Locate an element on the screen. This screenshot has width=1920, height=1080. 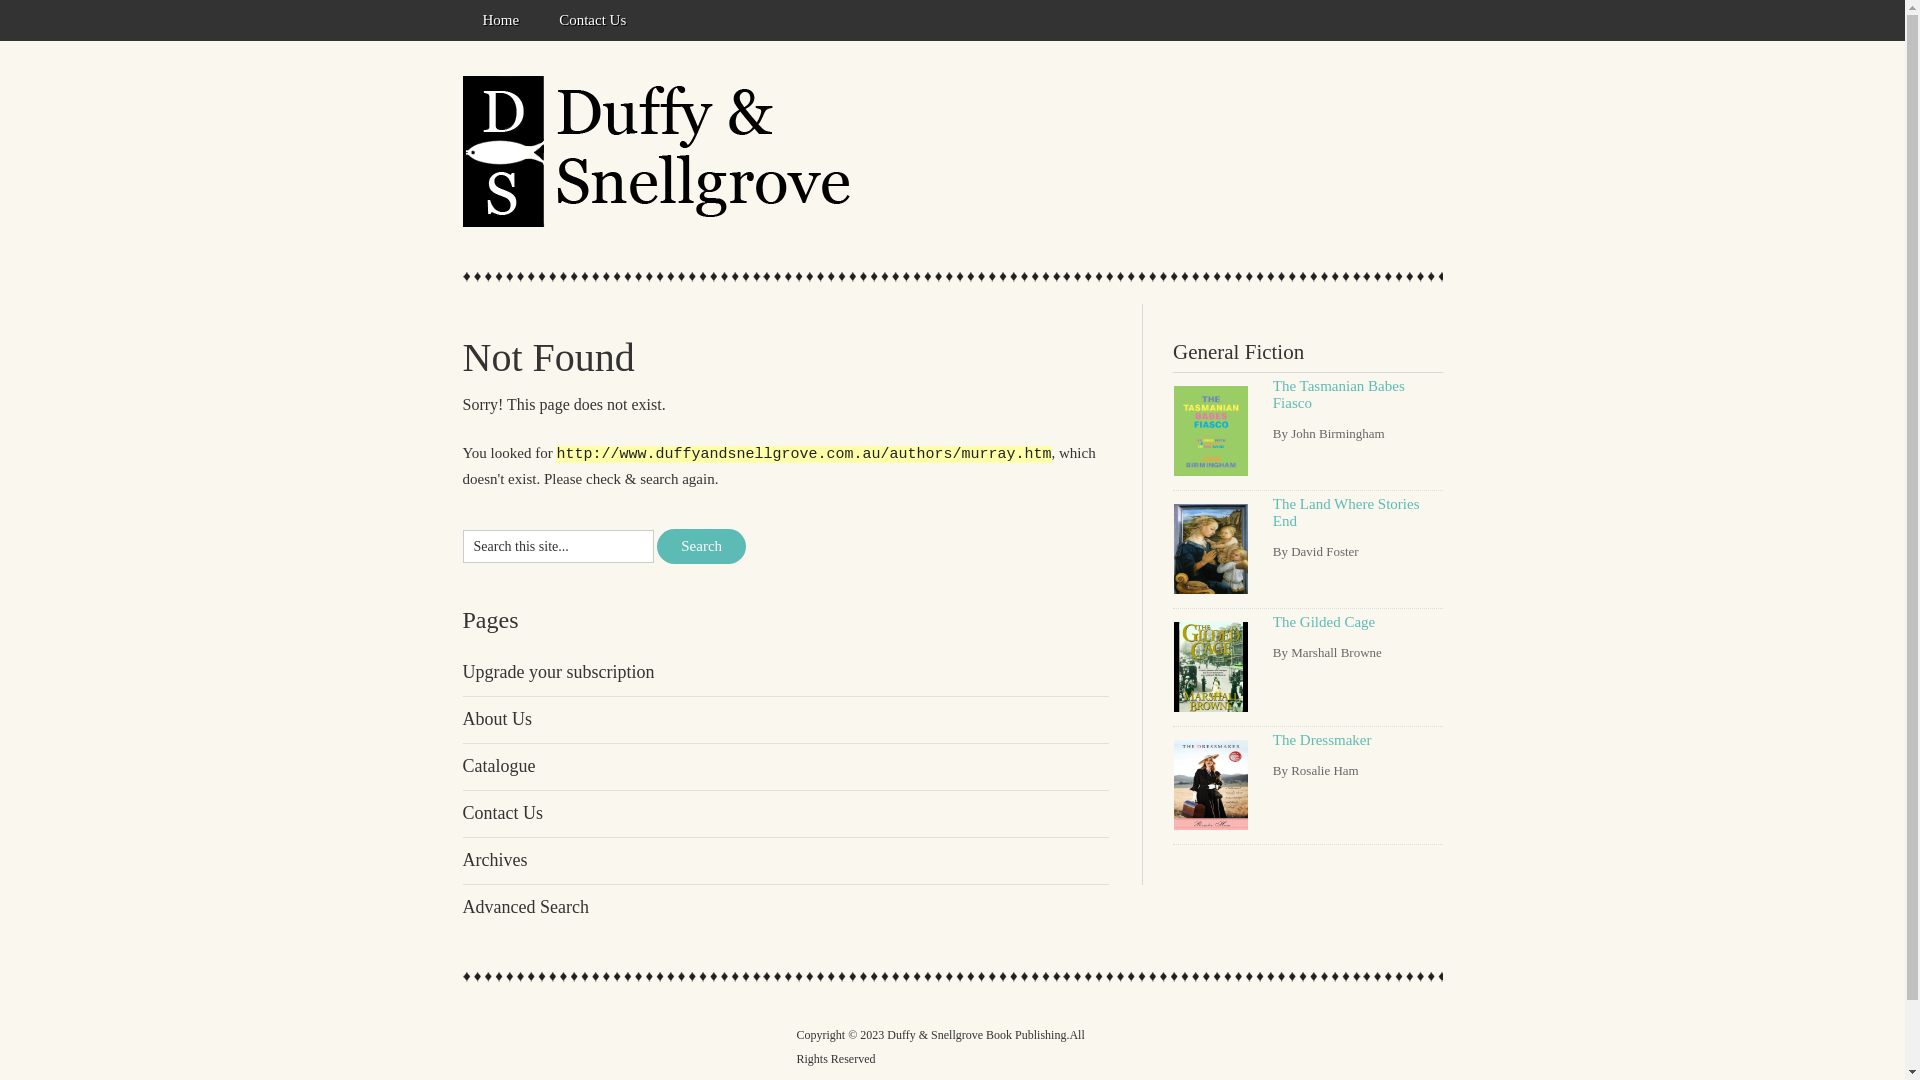
'Duffy & Snellgrove Book Publishing' is located at coordinates (662, 150).